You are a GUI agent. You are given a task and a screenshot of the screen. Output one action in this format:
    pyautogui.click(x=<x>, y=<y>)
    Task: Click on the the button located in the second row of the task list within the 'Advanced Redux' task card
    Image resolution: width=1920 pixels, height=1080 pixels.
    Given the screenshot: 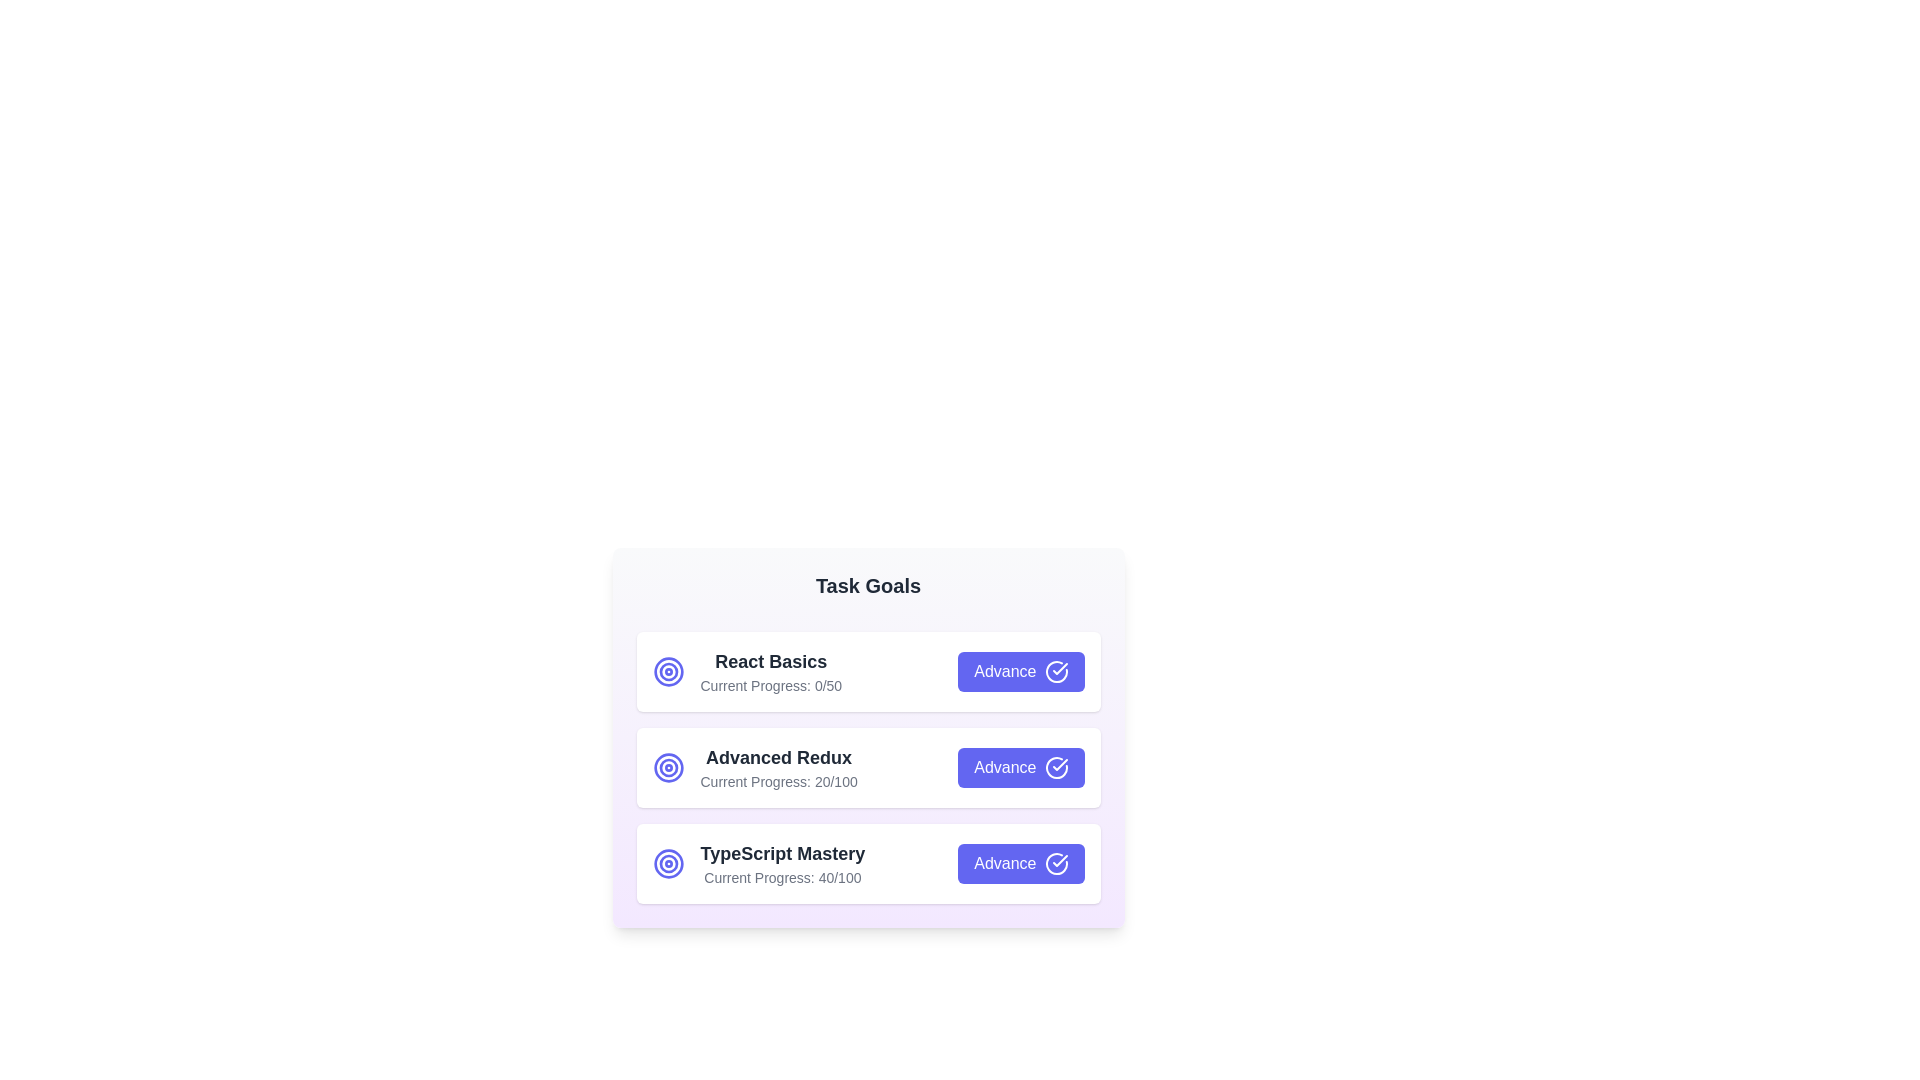 What is the action you would take?
    pyautogui.click(x=1021, y=766)
    